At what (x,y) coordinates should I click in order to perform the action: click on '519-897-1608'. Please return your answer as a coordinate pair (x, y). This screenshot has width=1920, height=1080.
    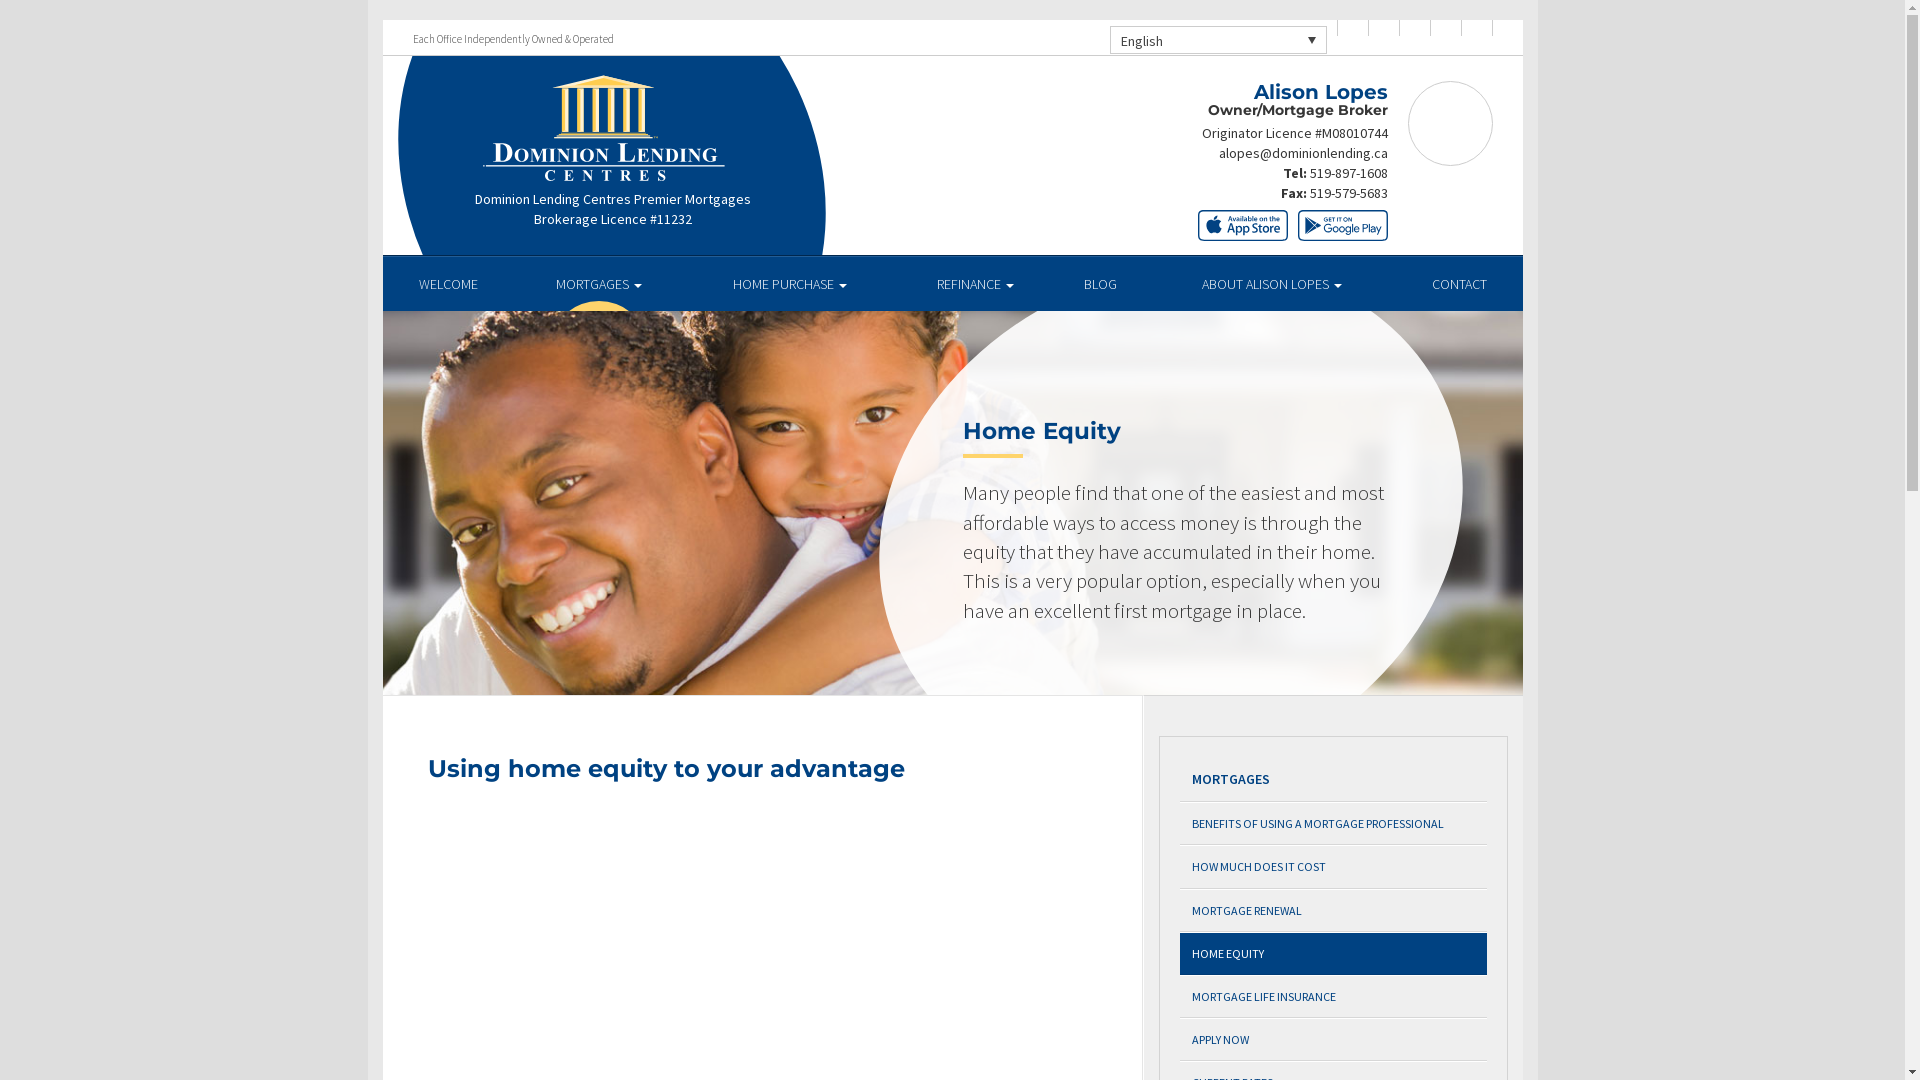
    Looking at the image, I should click on (1310, 172).